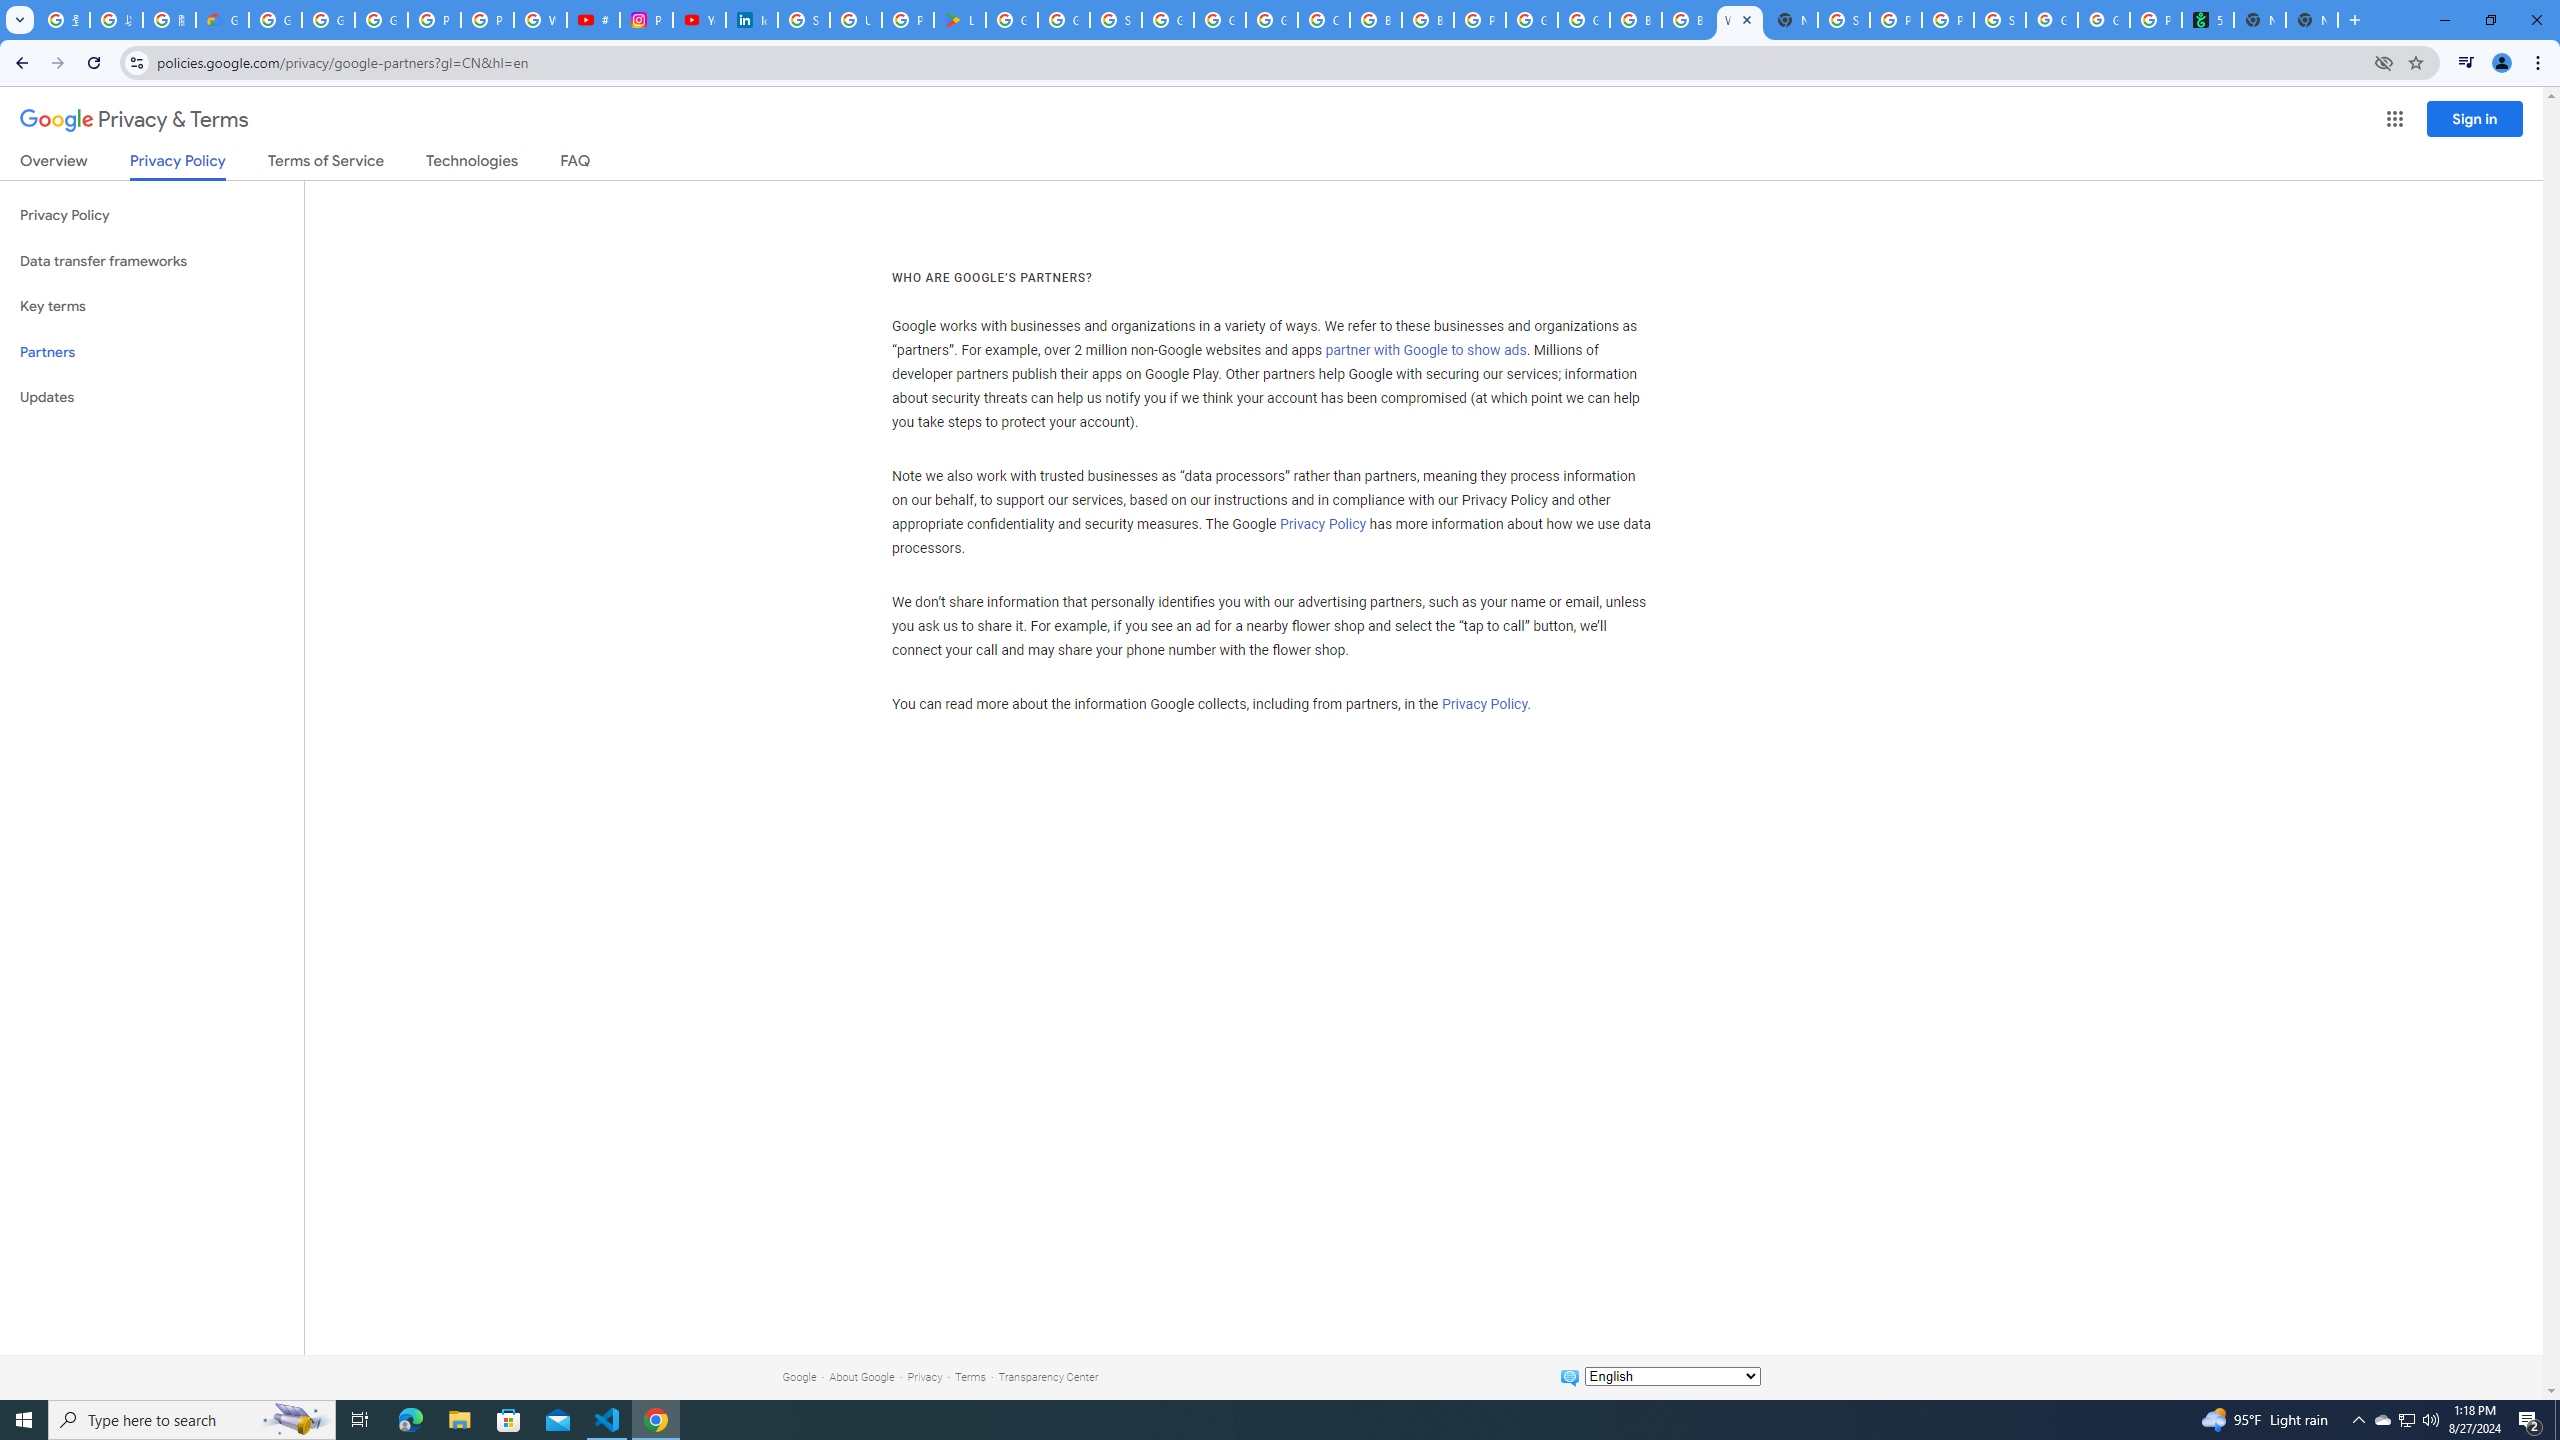 This screenshot has height=1440, width=2560. I want to click on 'Google Workspace - Specific Terms', so click(1063, 19).